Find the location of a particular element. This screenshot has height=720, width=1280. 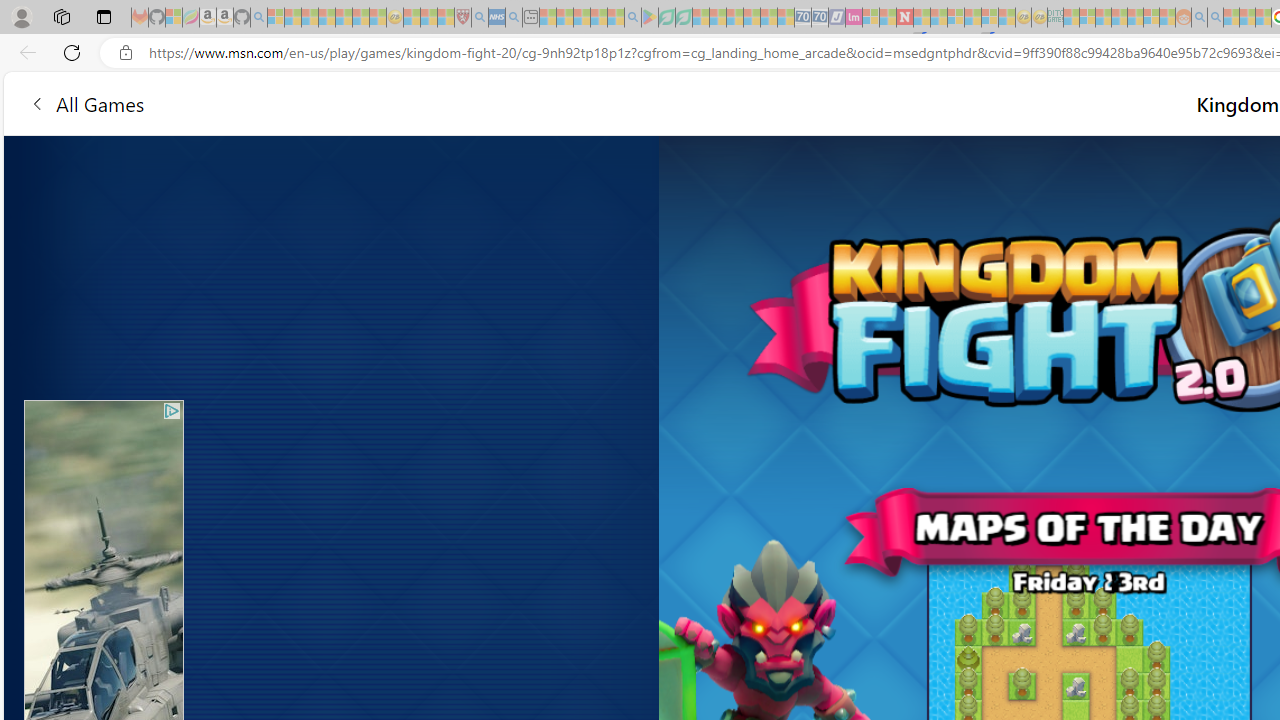

'Terms of Use Agreement - Sleeping' is located at coordinates (666, 17).